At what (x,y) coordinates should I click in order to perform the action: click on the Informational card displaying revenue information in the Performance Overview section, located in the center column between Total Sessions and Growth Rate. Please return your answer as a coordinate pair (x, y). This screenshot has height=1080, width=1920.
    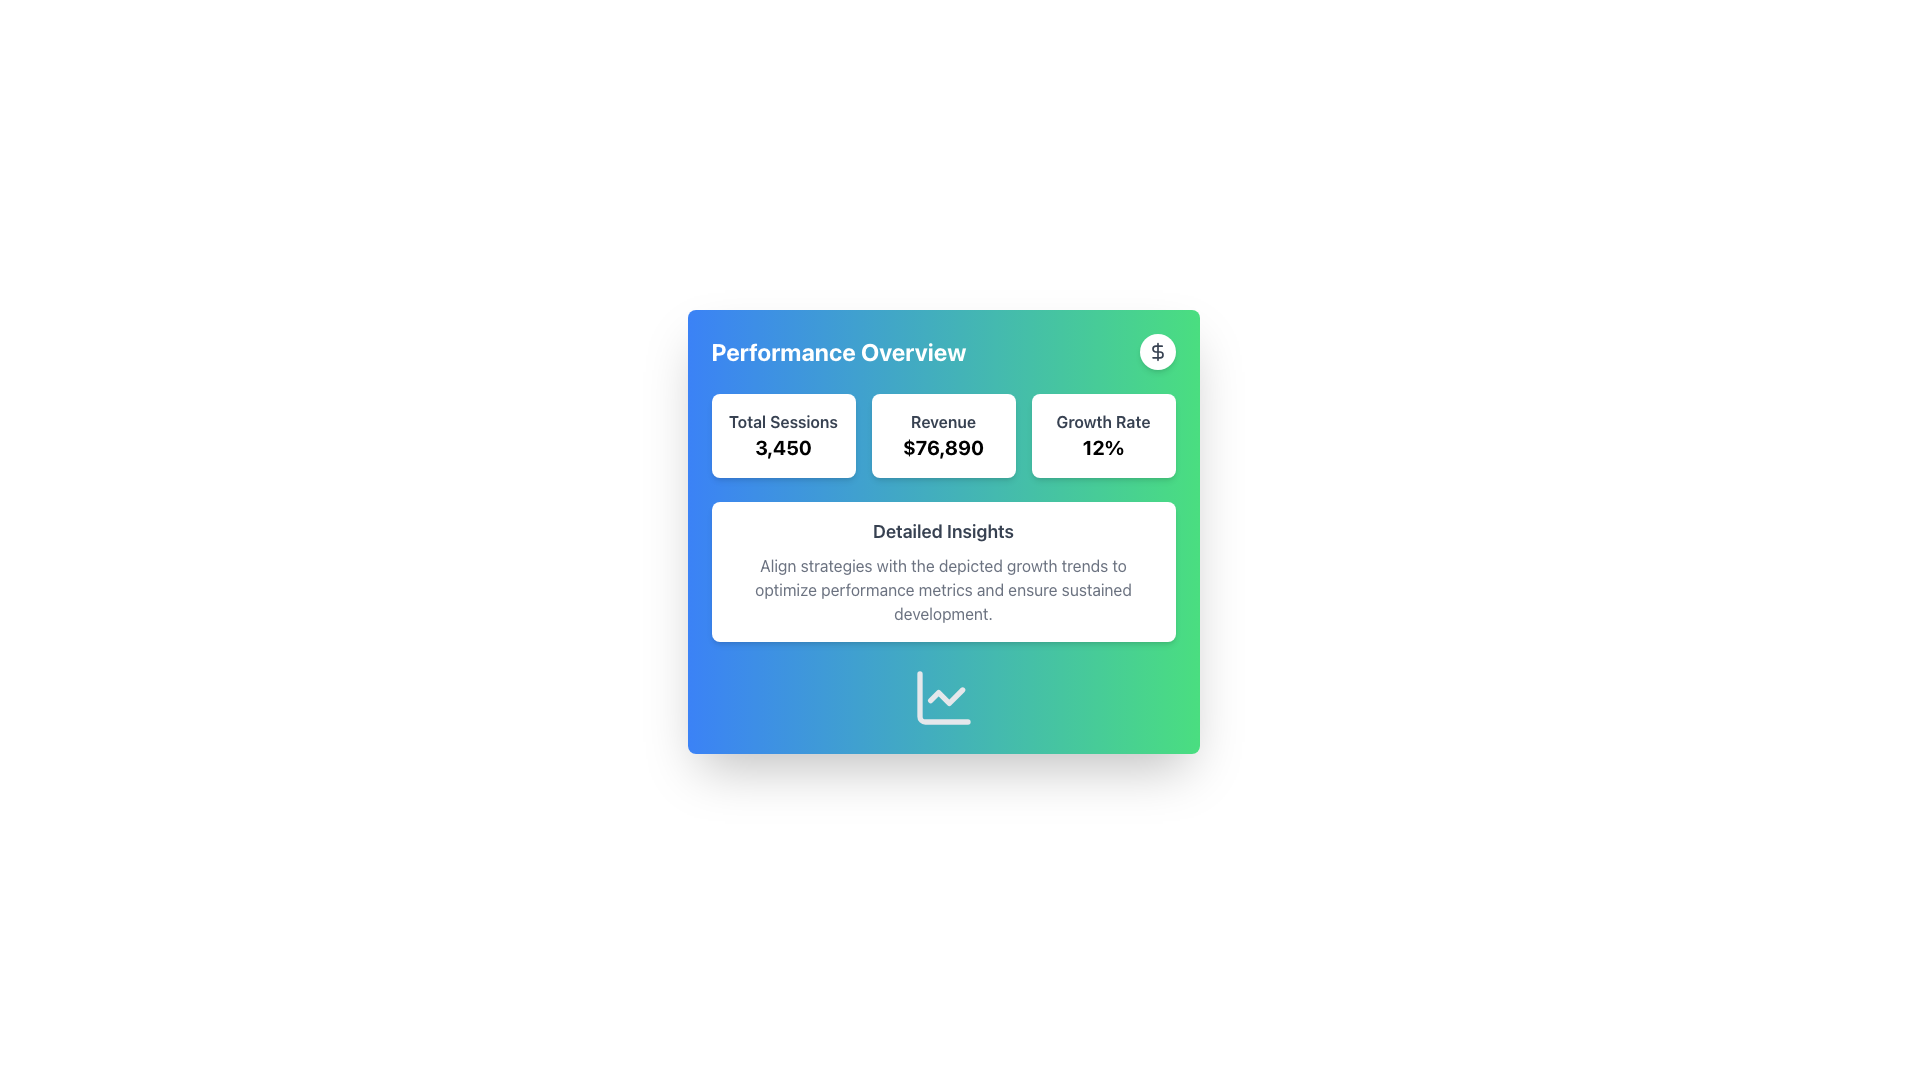
    Looking at the image, I should click on (942, 434).